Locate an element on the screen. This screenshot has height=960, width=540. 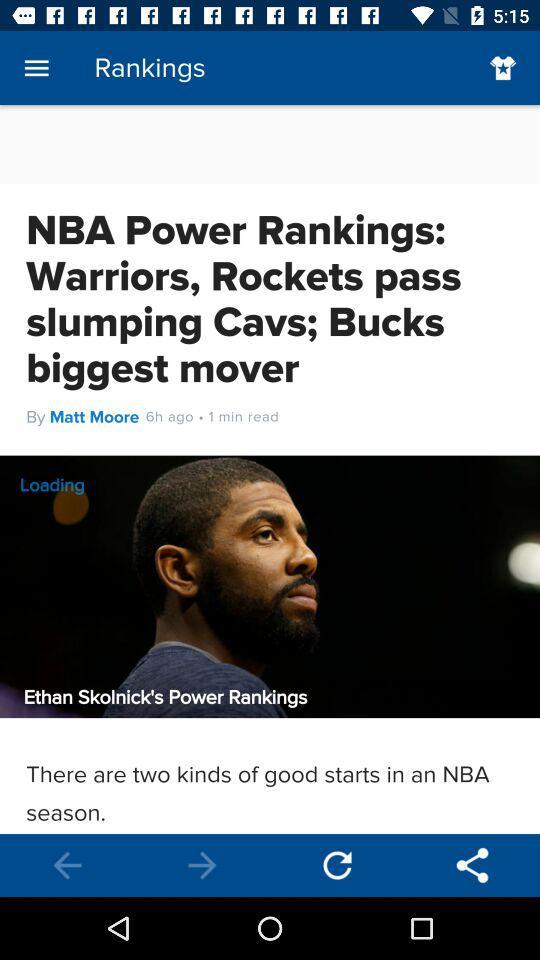
settings app is located at coordinates (472, 864).